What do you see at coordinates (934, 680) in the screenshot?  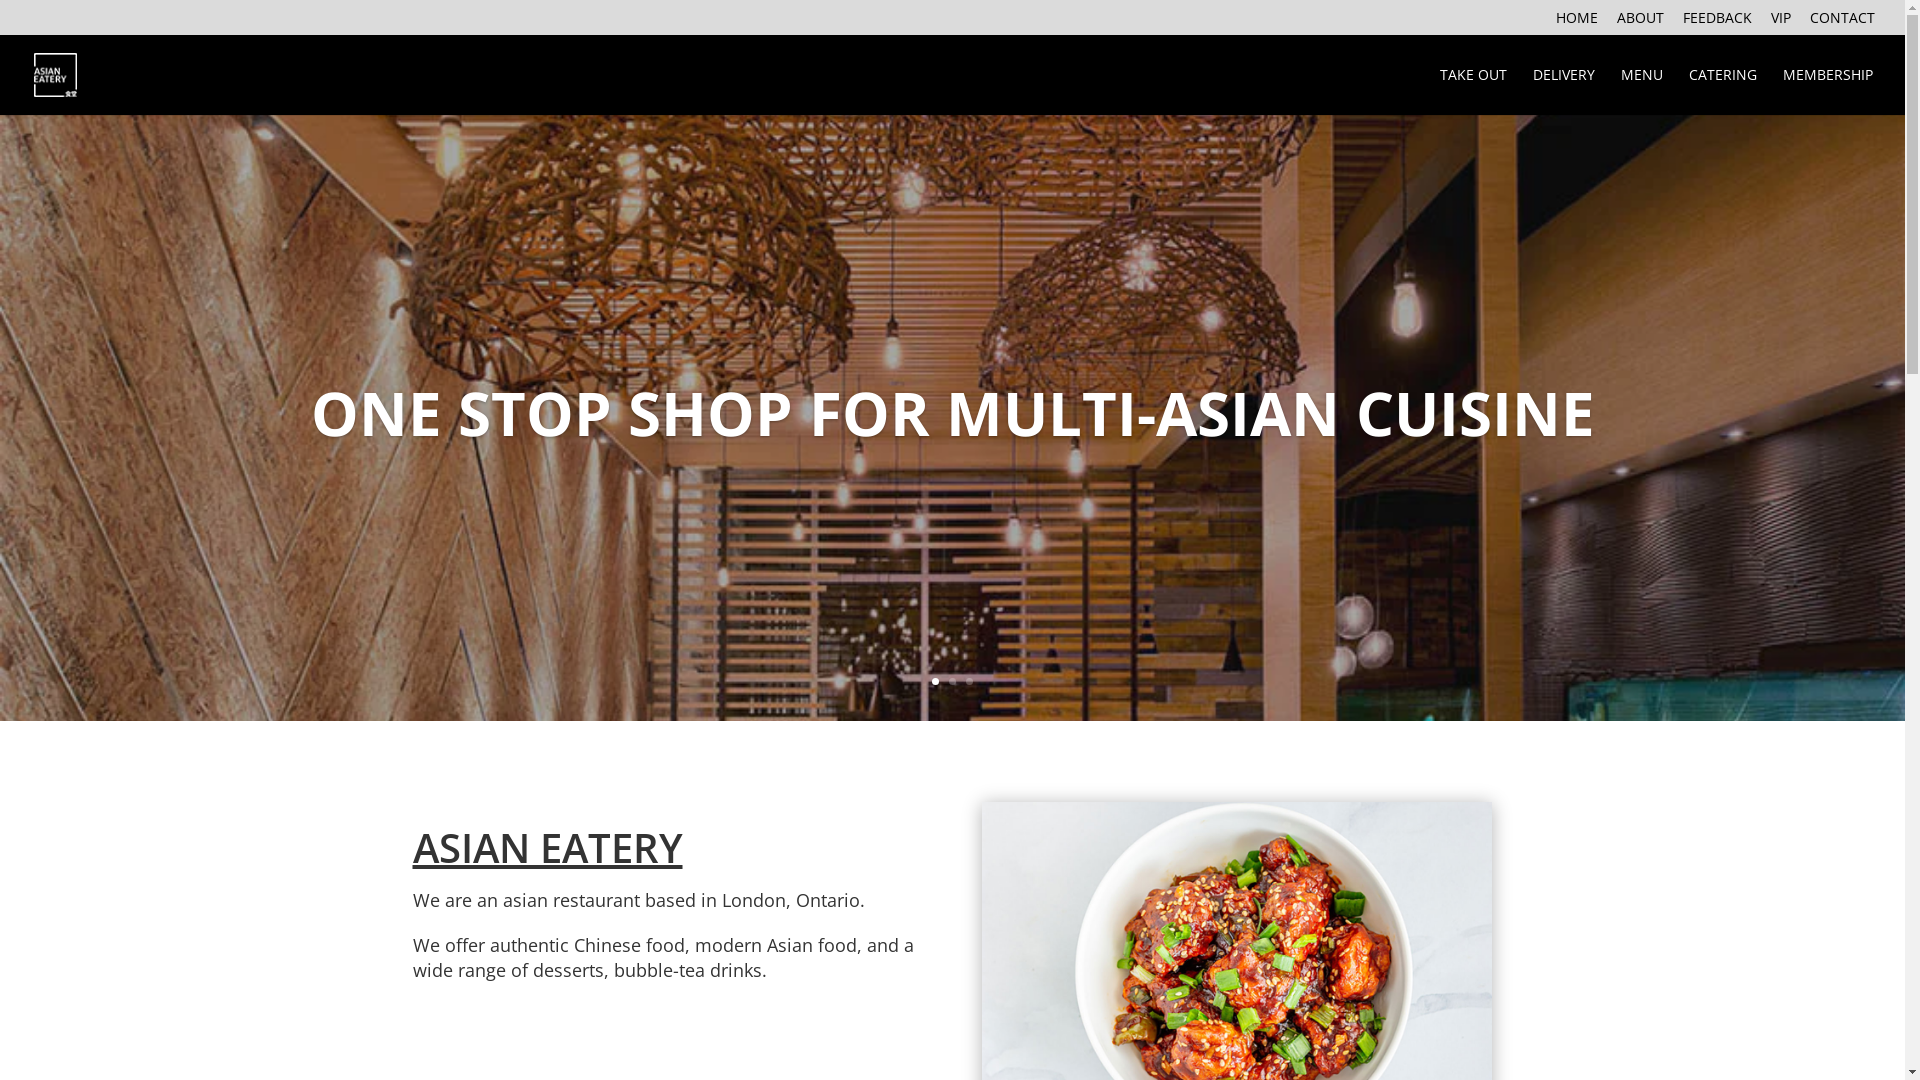 I see `'1'` at bounding box center [934, 680].